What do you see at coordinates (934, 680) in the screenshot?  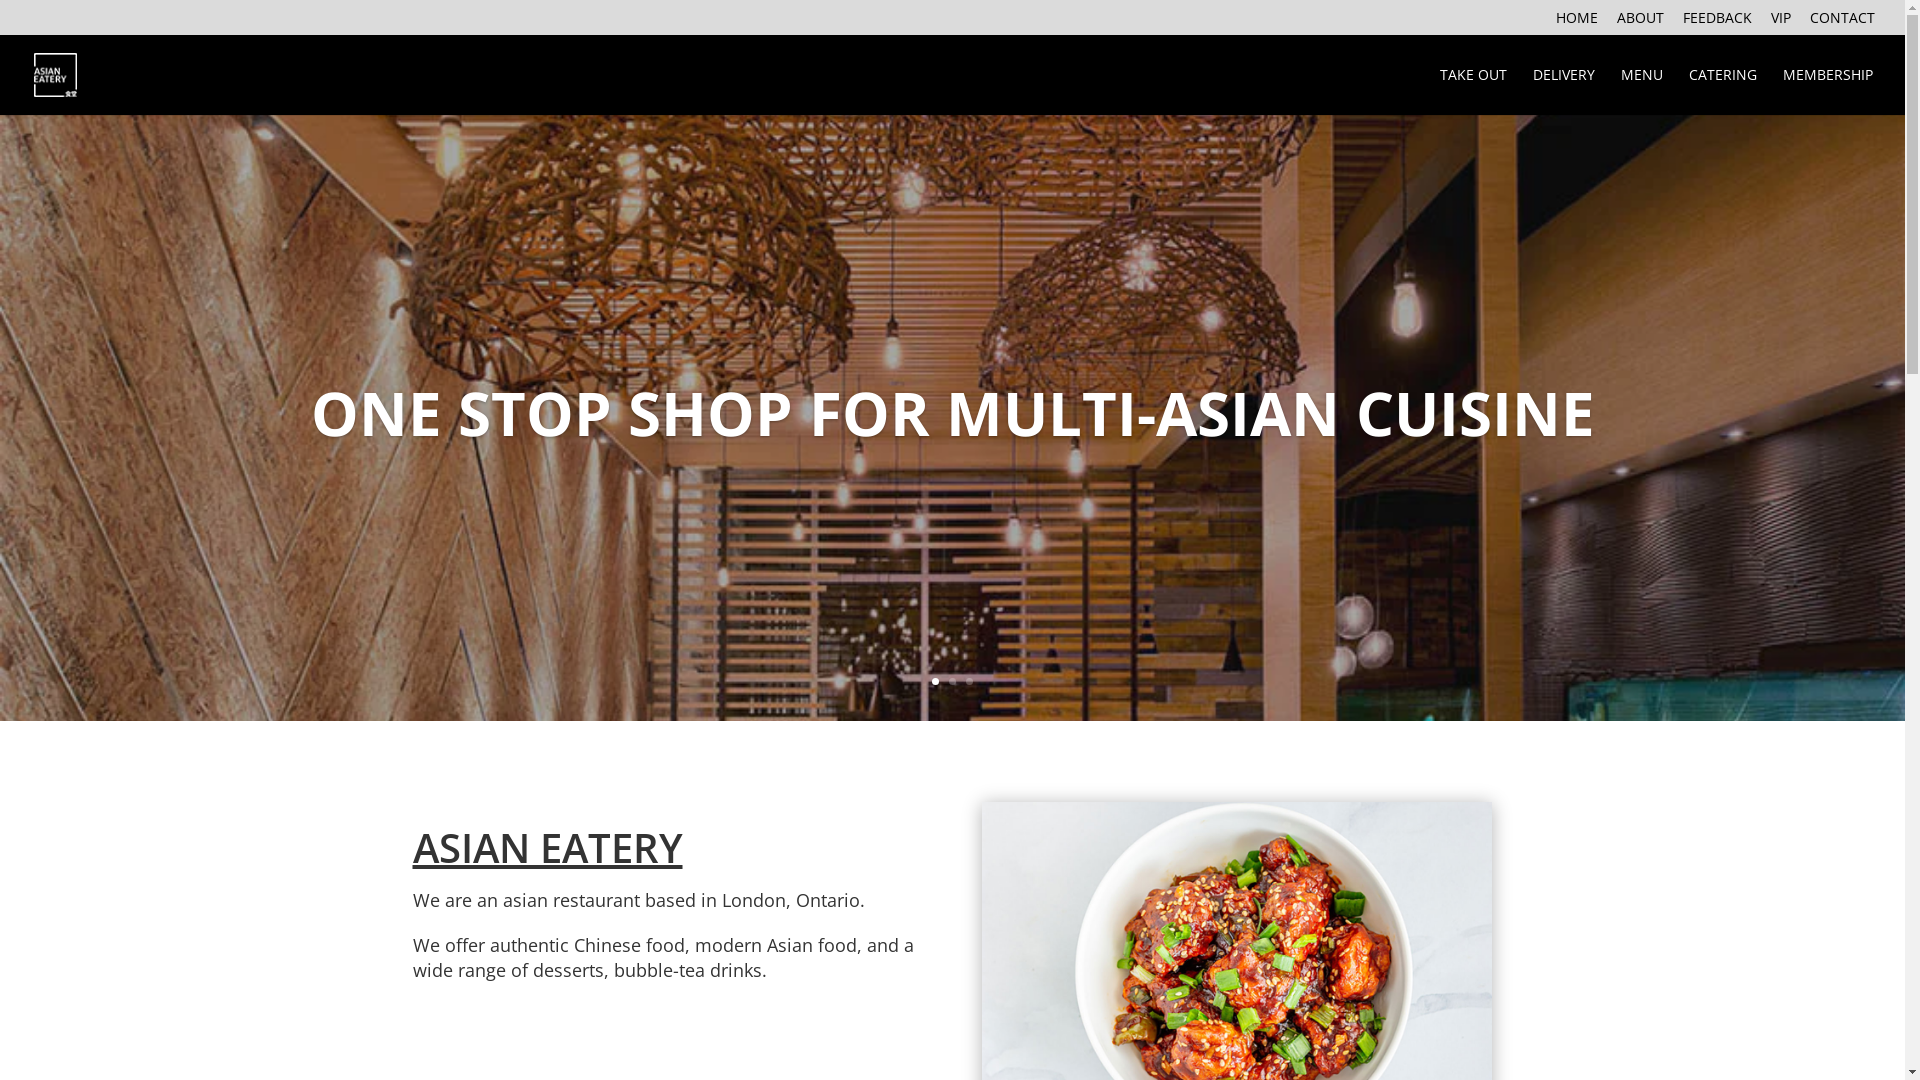 I see `'1'` at bounding box center [934, 680].